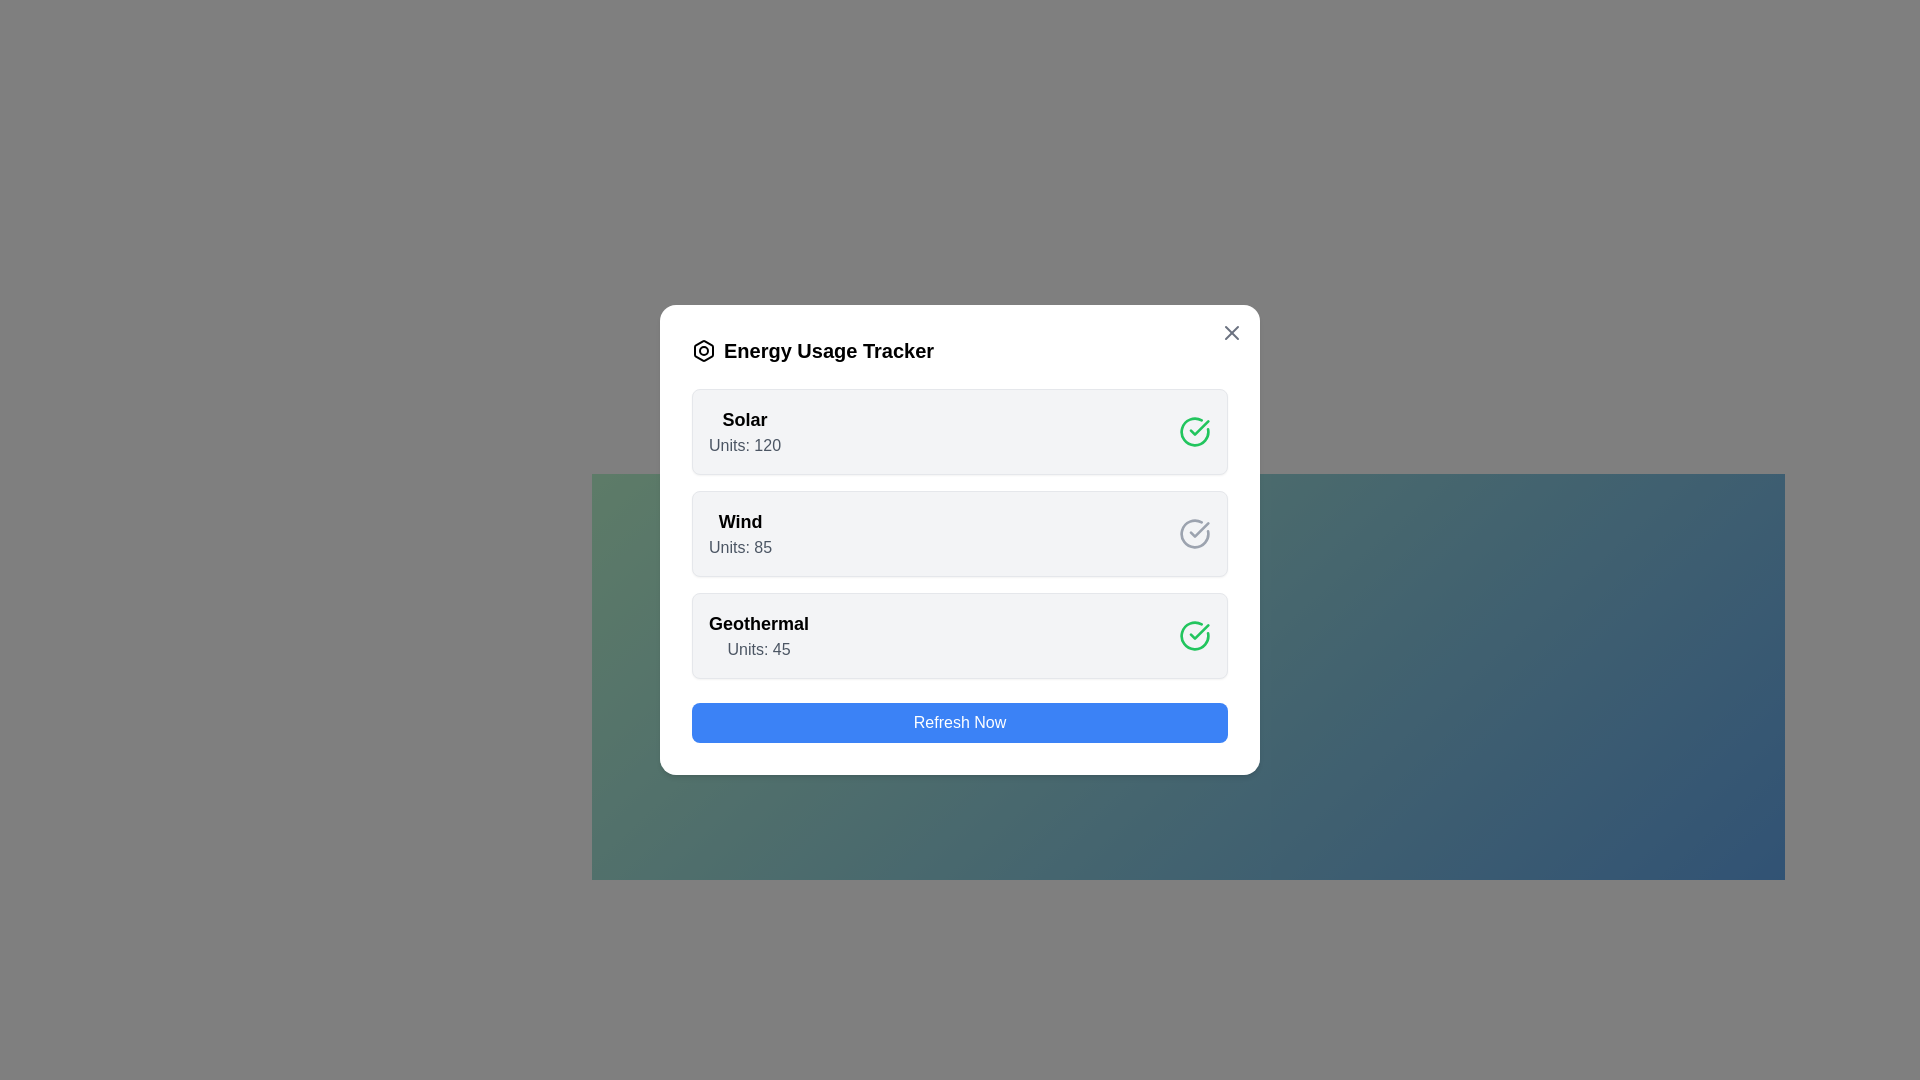 The image size is (1920, 1080). I want to click on the status of the checkmark icon located in the bottom right corner of the 'Geothermal: Units 45' section, which indicates the successful state of the Geothermal category, so click(1195, 636).